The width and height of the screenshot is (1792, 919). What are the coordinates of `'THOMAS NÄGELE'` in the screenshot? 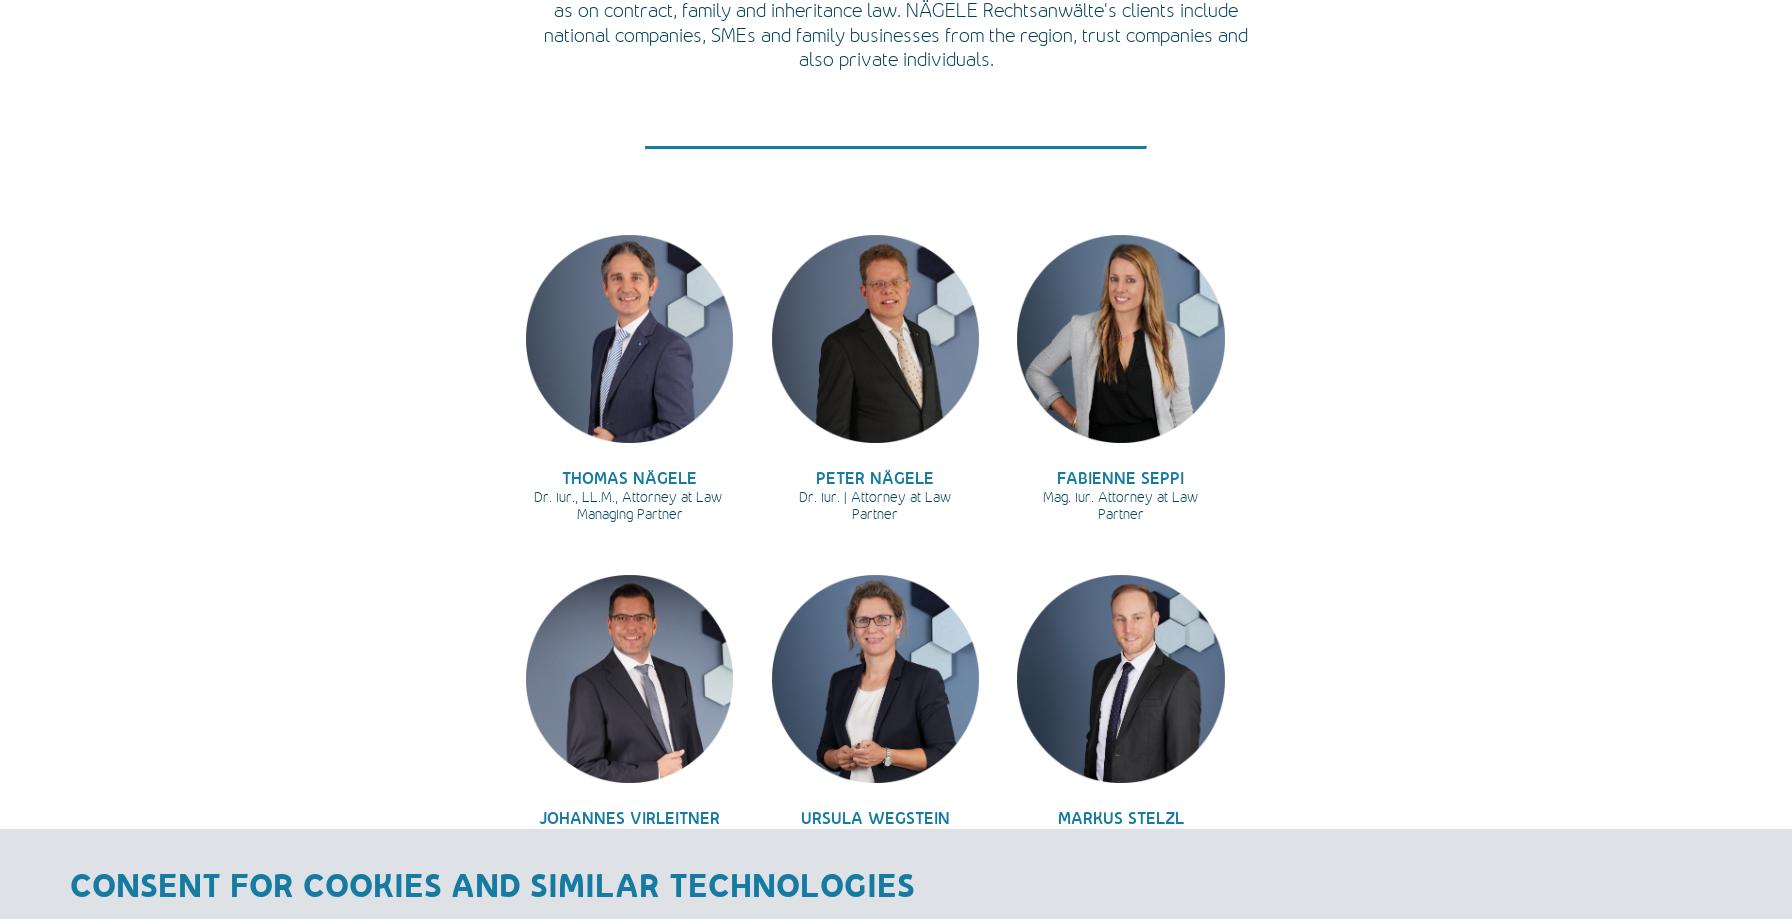 It's located at (629, 475).